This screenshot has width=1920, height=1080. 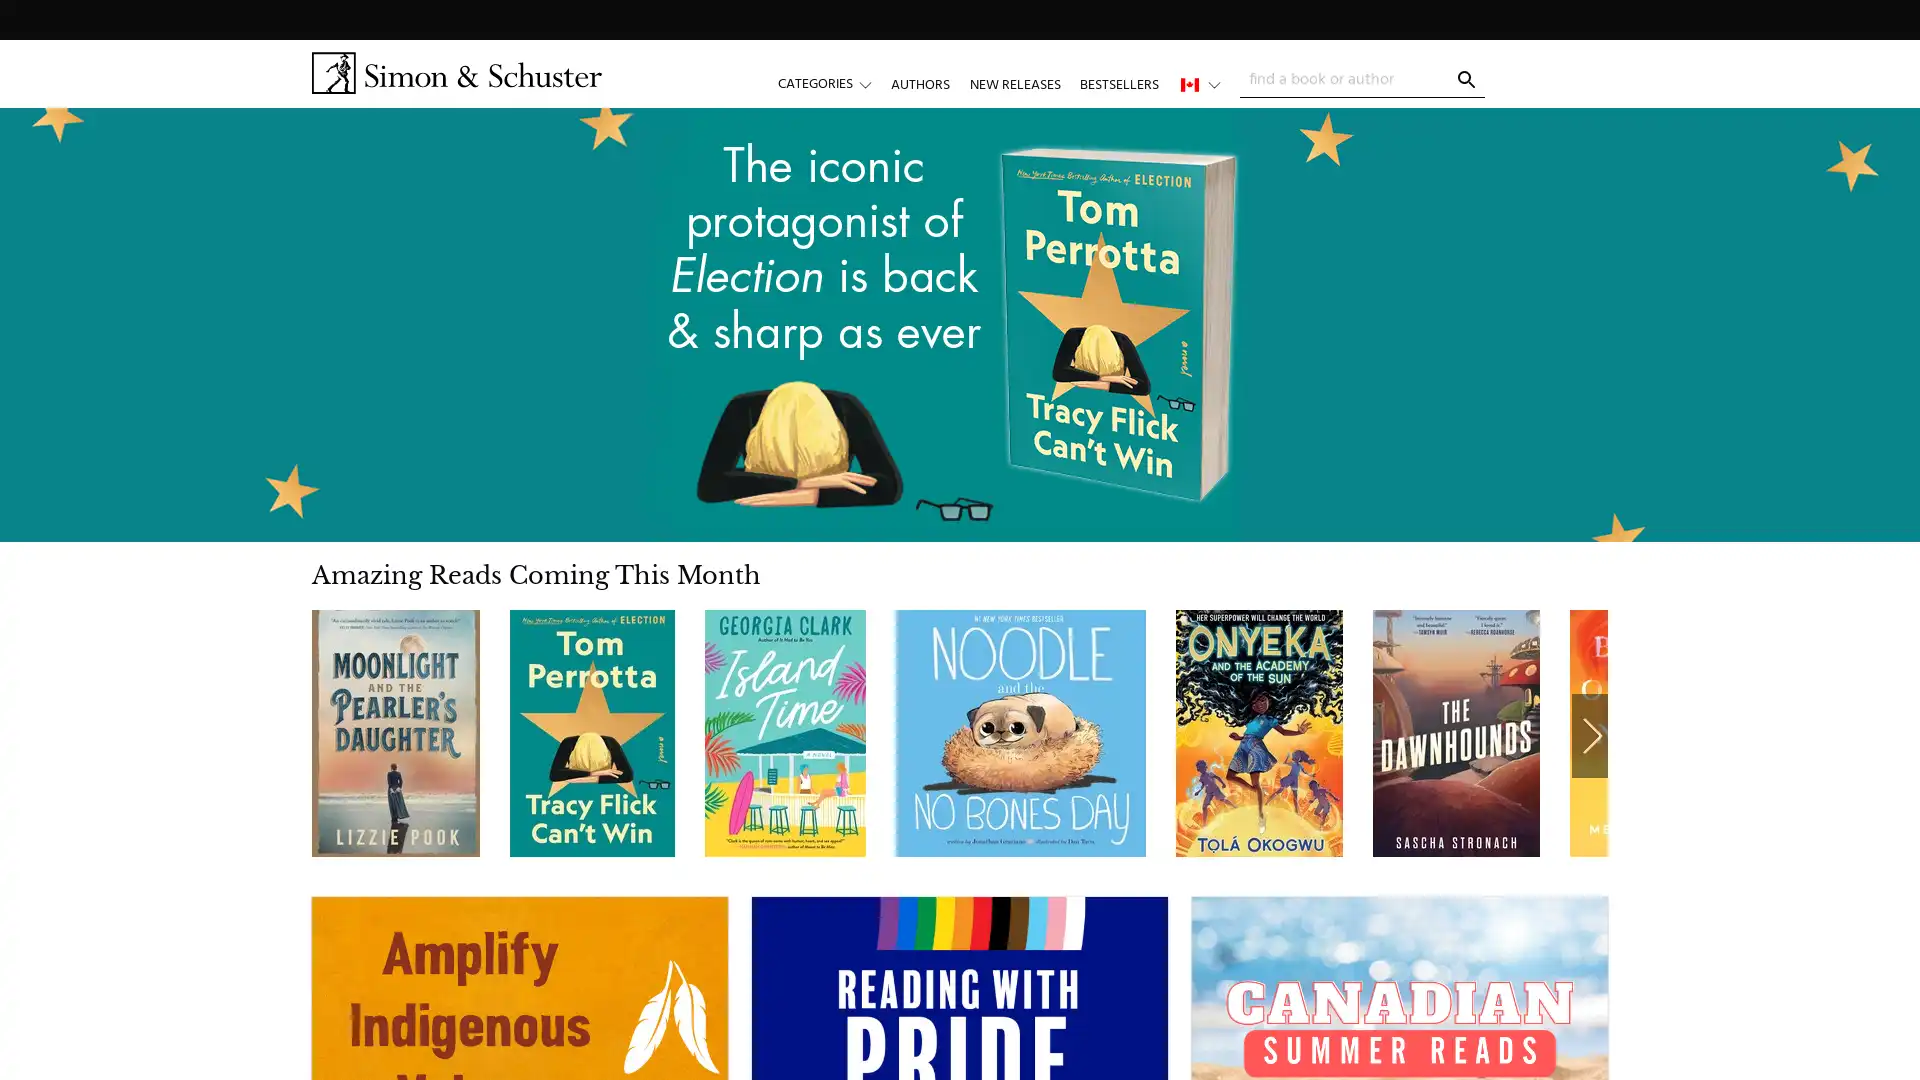 I want to click on AUTHORS, so click(x=919, y=83).